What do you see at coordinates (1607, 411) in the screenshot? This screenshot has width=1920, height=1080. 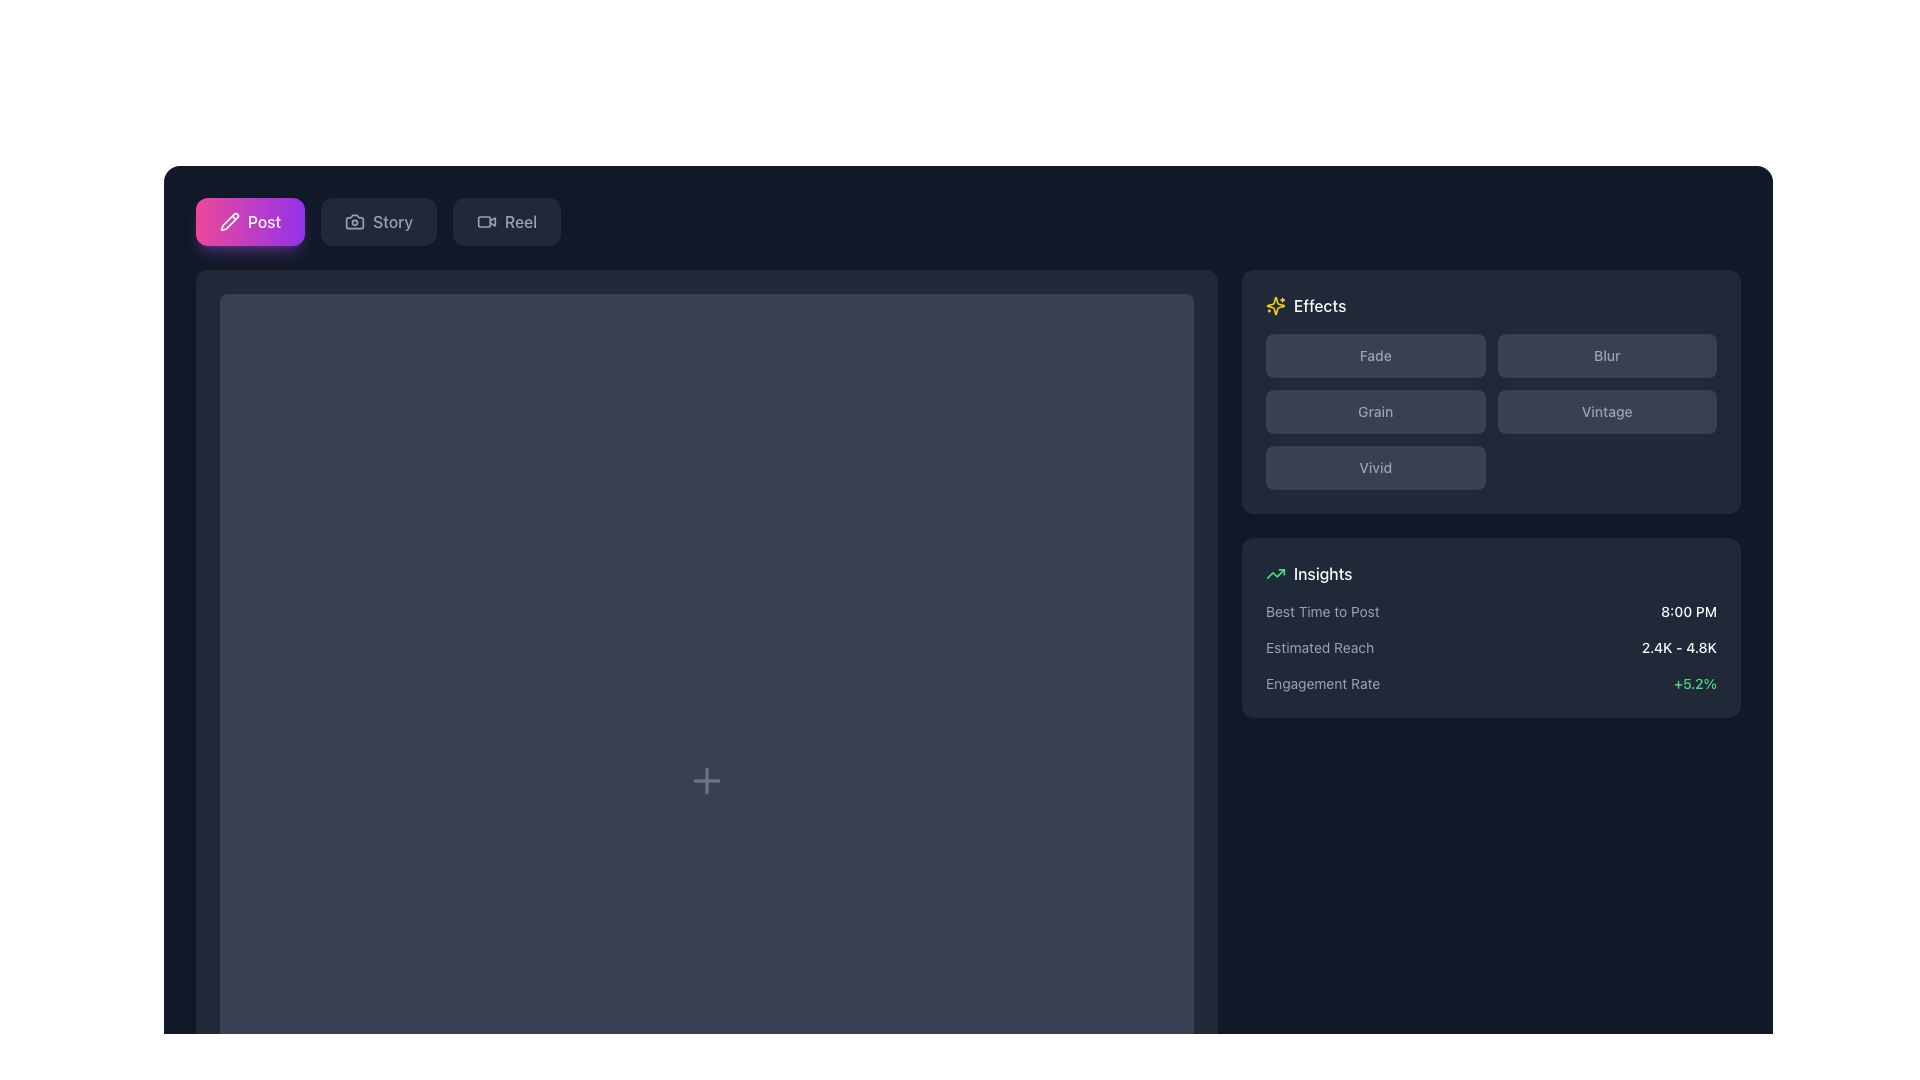 I see `the 'Vintage' button located in the bottom-right section of the 'Effects' panel to apply the Vintage effect to the associated content` at bounding box center [1607, 411].